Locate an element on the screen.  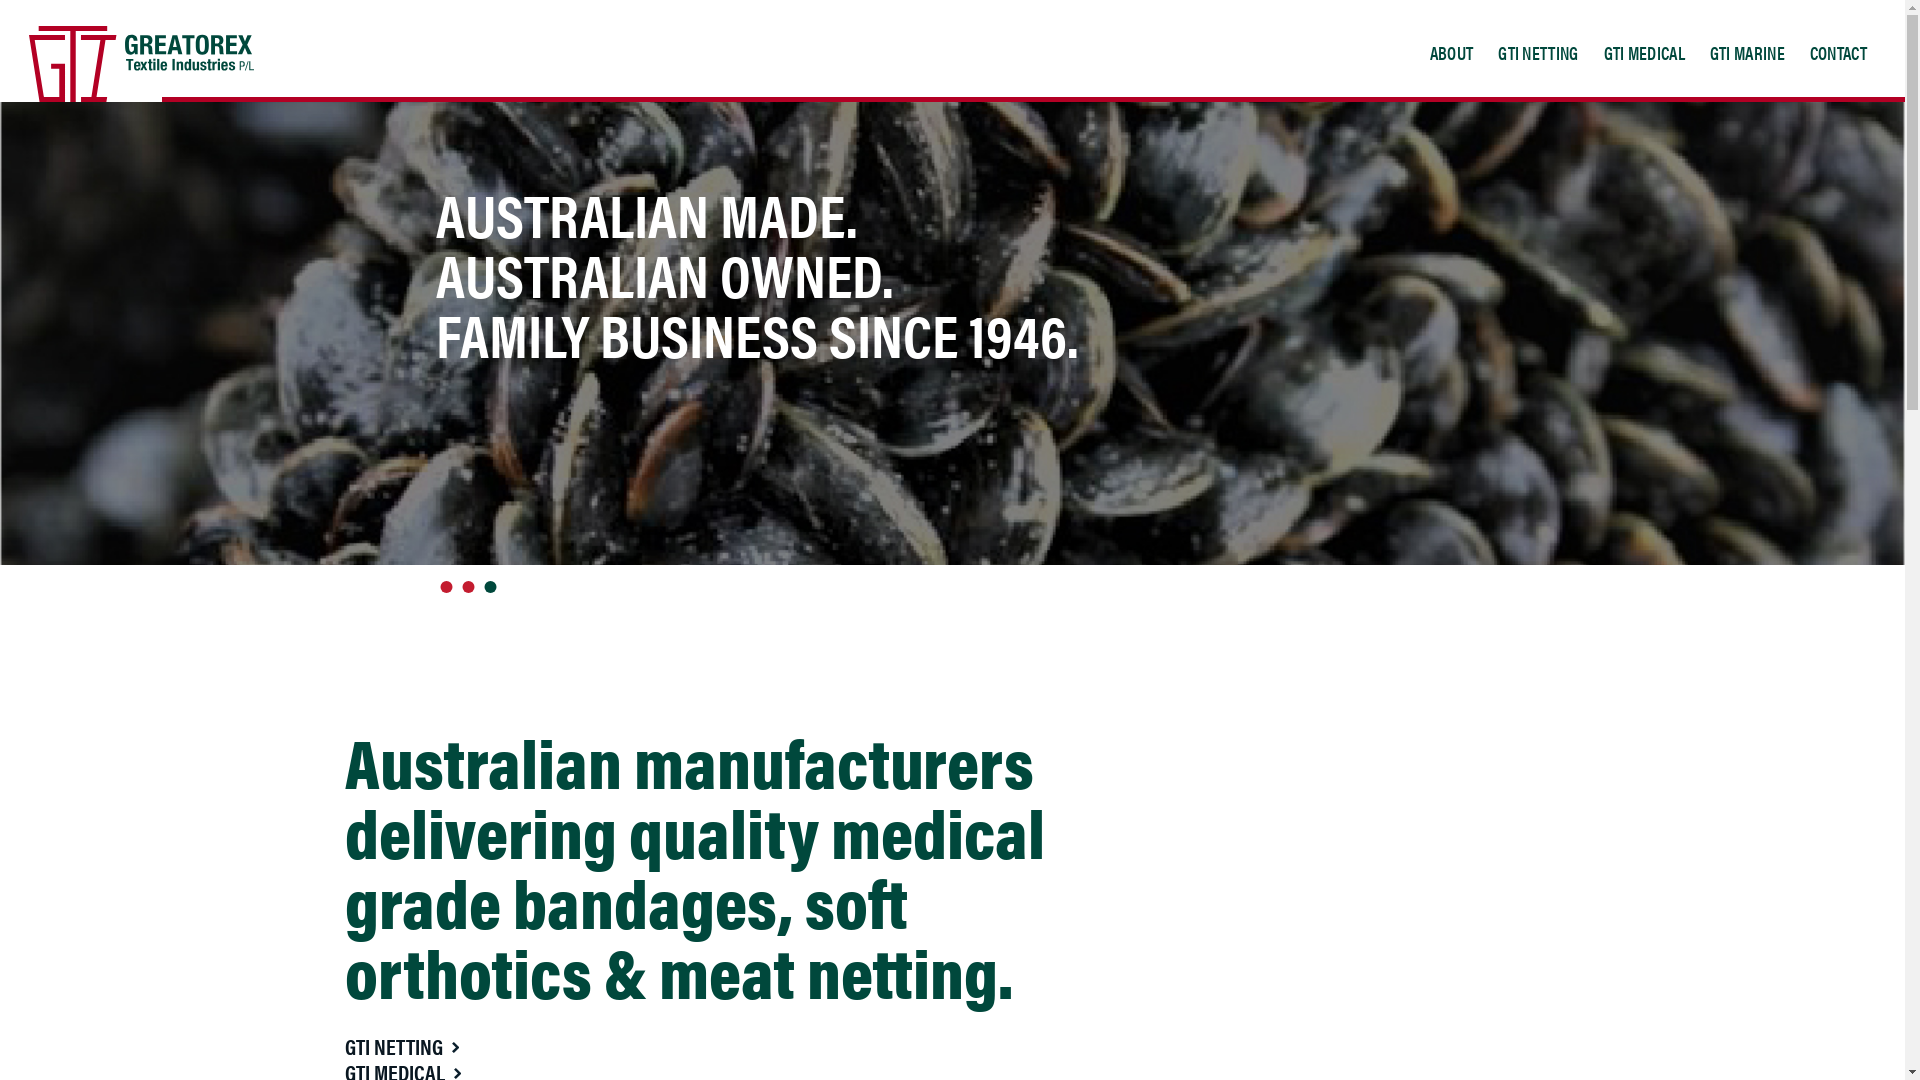
'2' is located at coordinates (467, 585).